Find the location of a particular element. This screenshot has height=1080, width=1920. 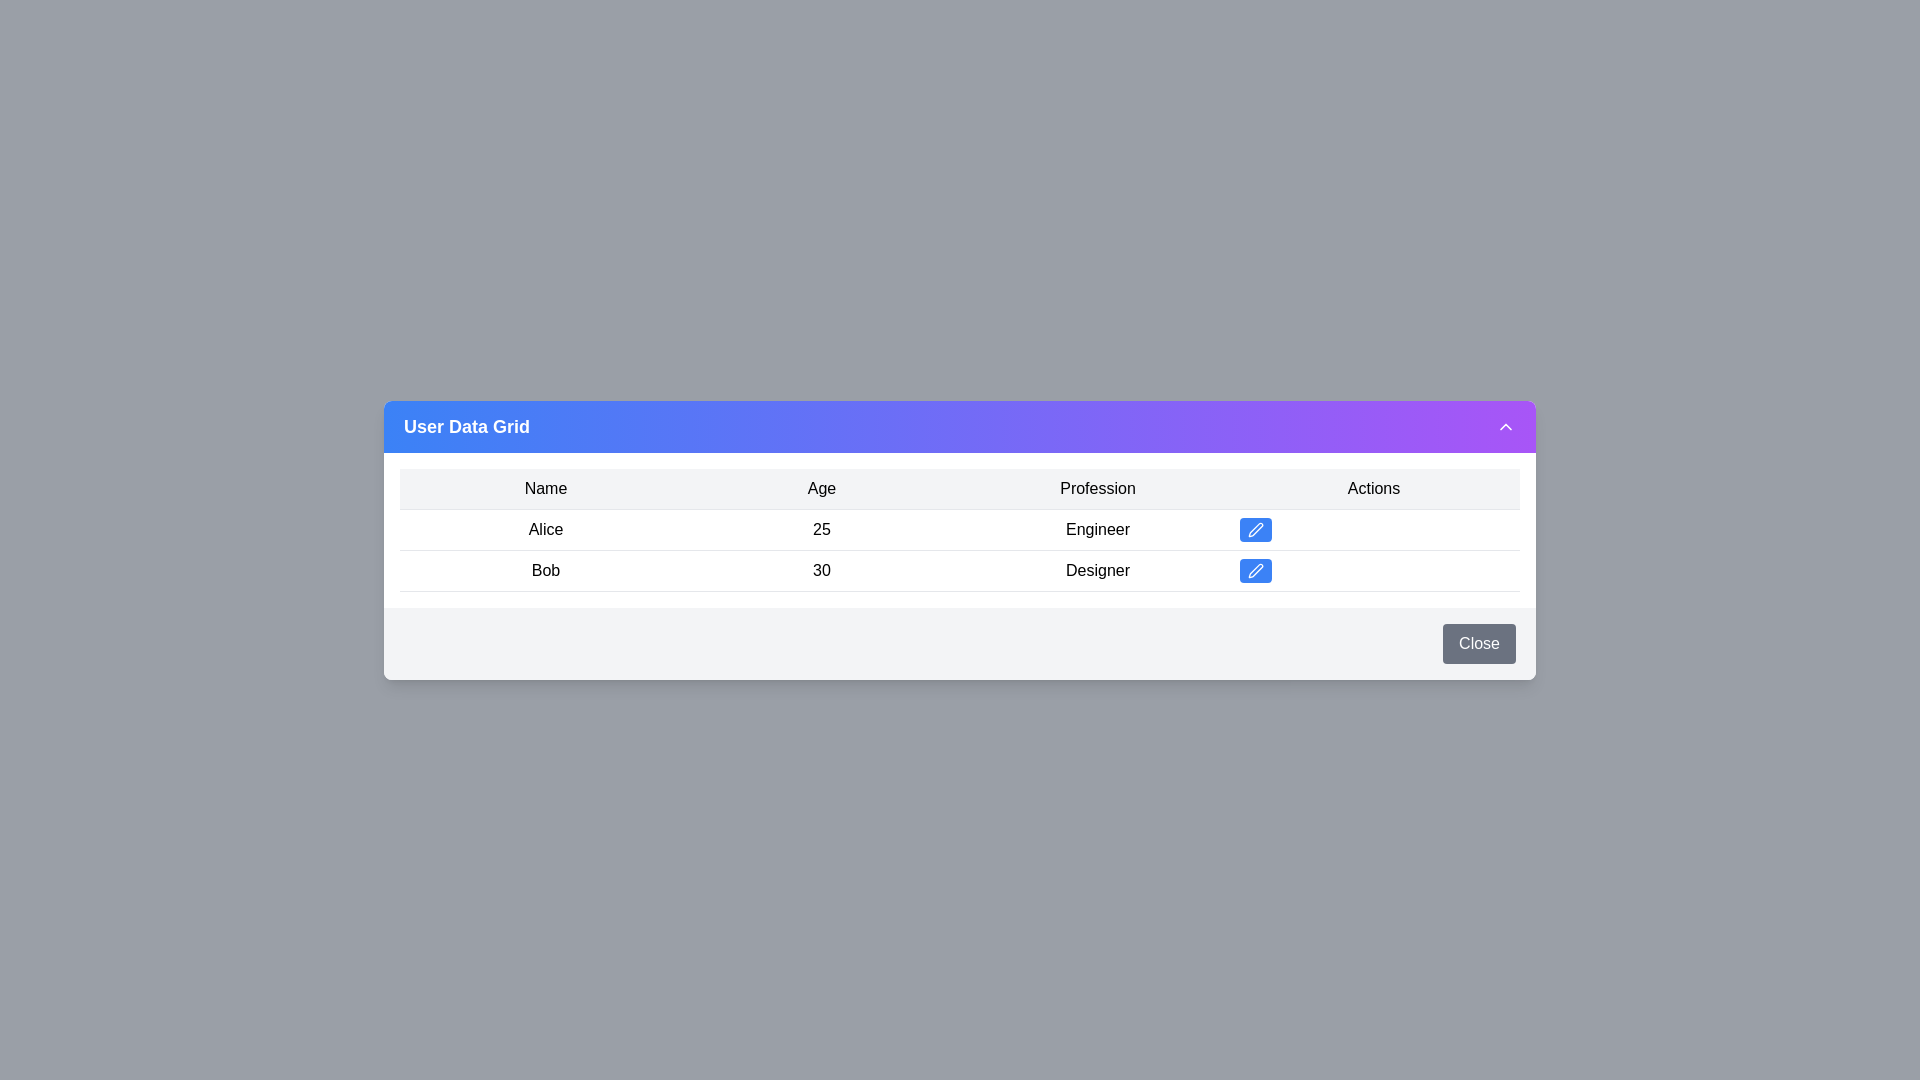

the toggle button located in the top-right corner of the 'User Data Grid' panel is located at coordinates (1506, 424).